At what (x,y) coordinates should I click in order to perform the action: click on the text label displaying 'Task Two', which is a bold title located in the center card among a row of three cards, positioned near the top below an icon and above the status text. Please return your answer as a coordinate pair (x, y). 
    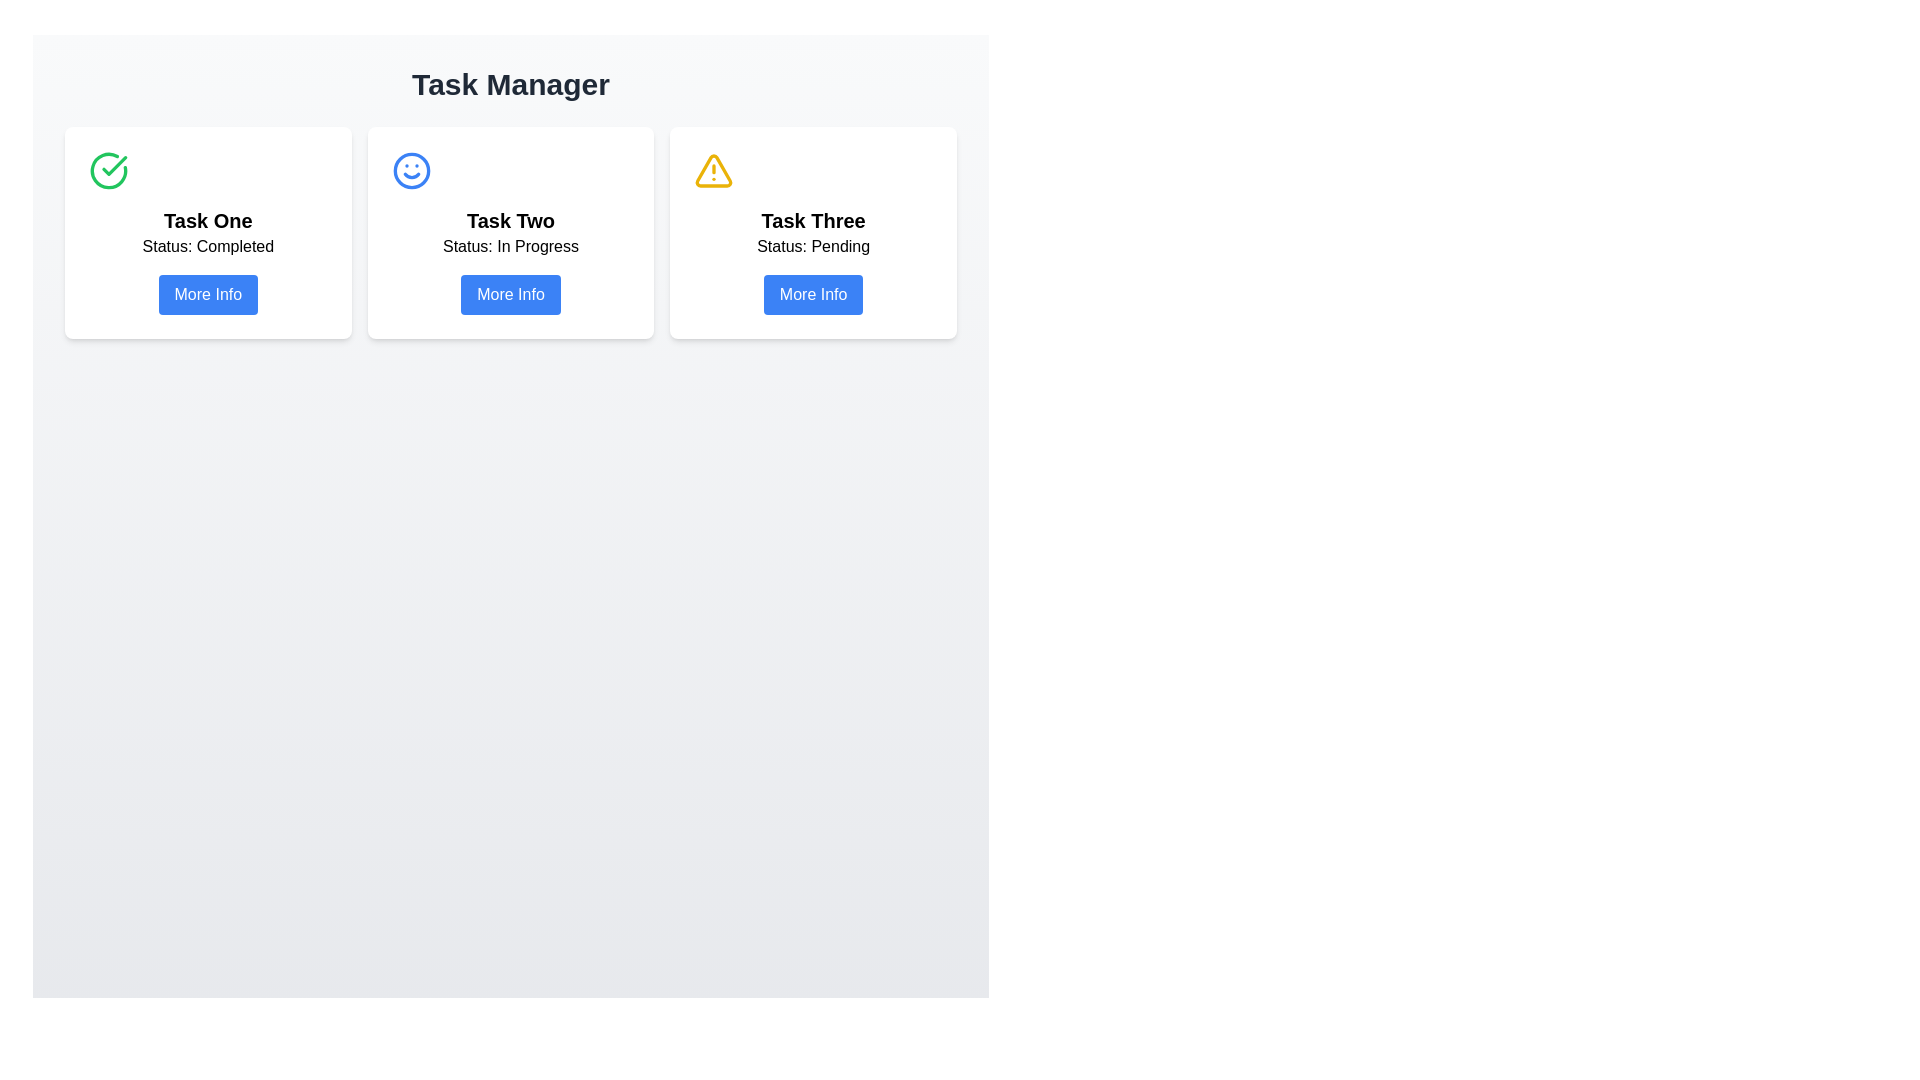
    Looking at the image, I should click on (510, 220).